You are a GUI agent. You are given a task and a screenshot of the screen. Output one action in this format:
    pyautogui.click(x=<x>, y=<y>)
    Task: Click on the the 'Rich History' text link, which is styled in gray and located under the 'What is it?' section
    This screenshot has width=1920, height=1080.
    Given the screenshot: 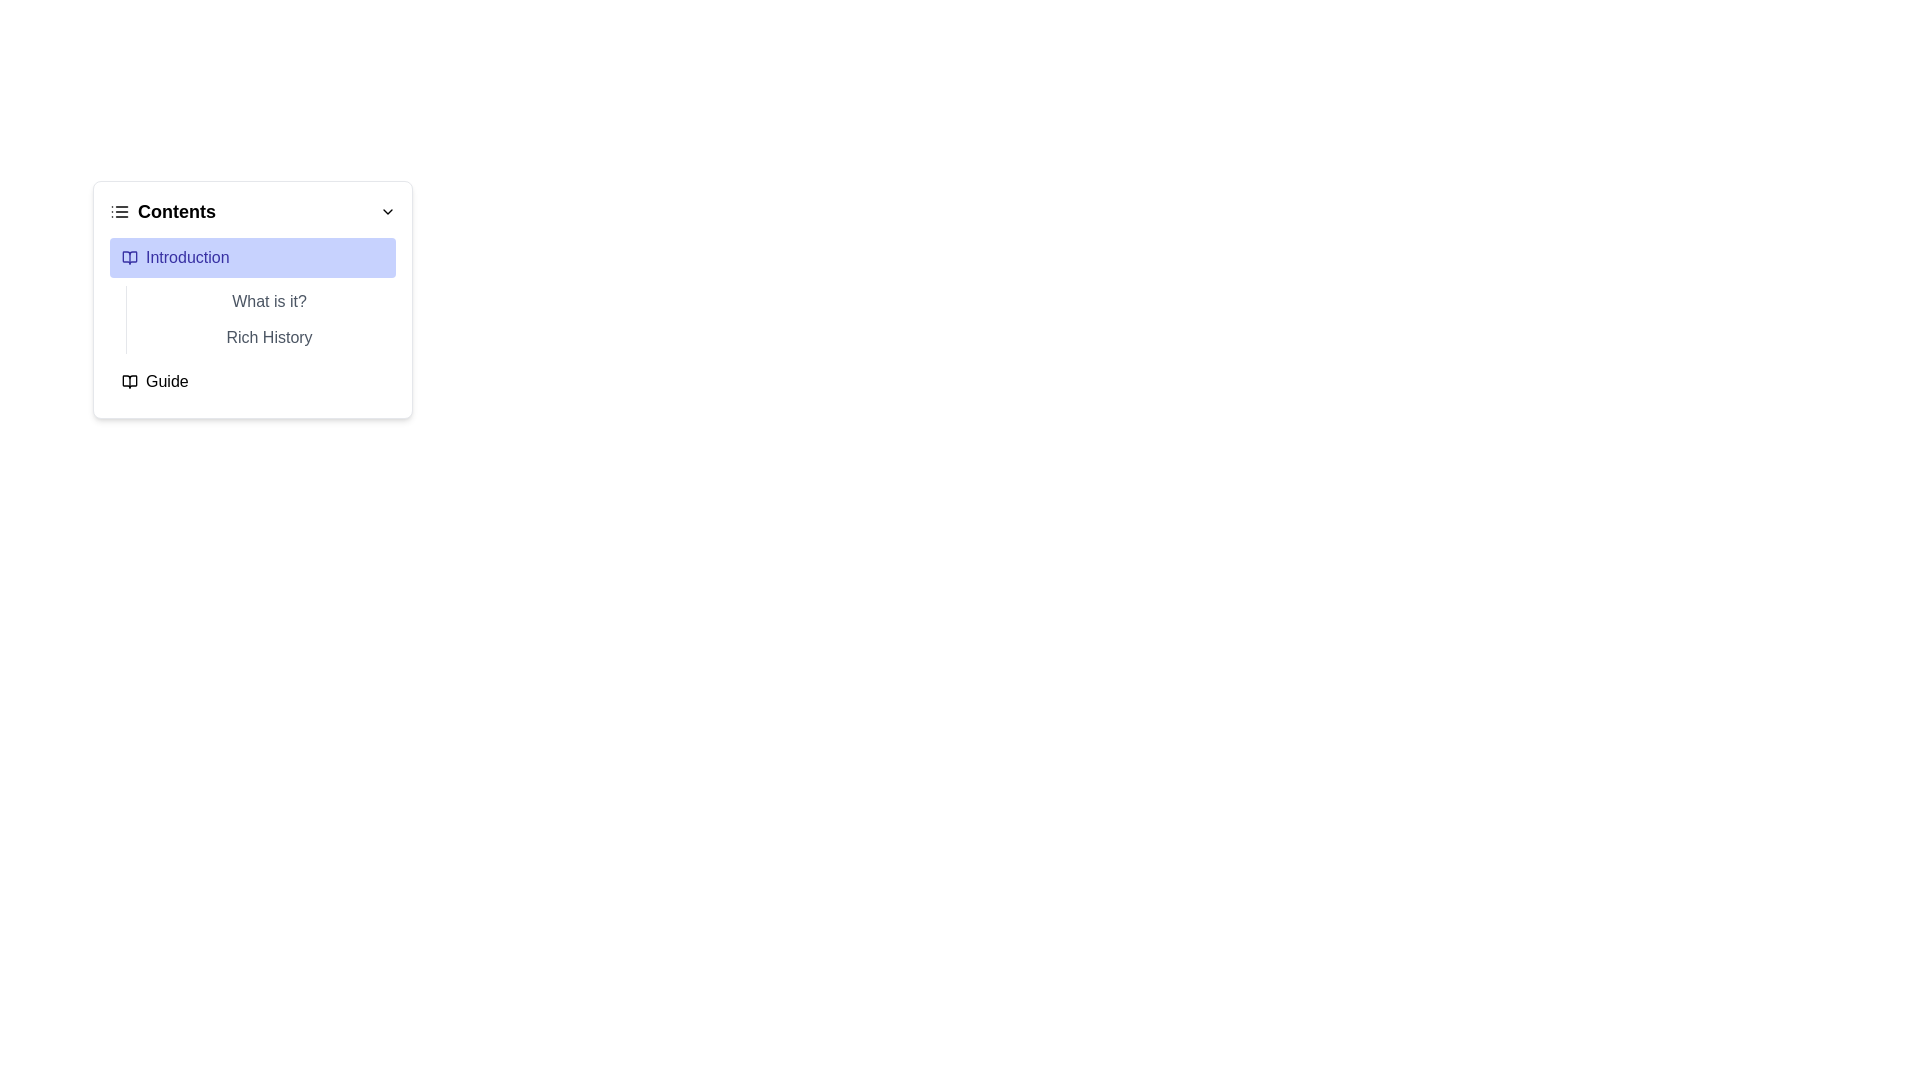 What is the action you would take?
    pyautogui.click(x=268, y=337)
    